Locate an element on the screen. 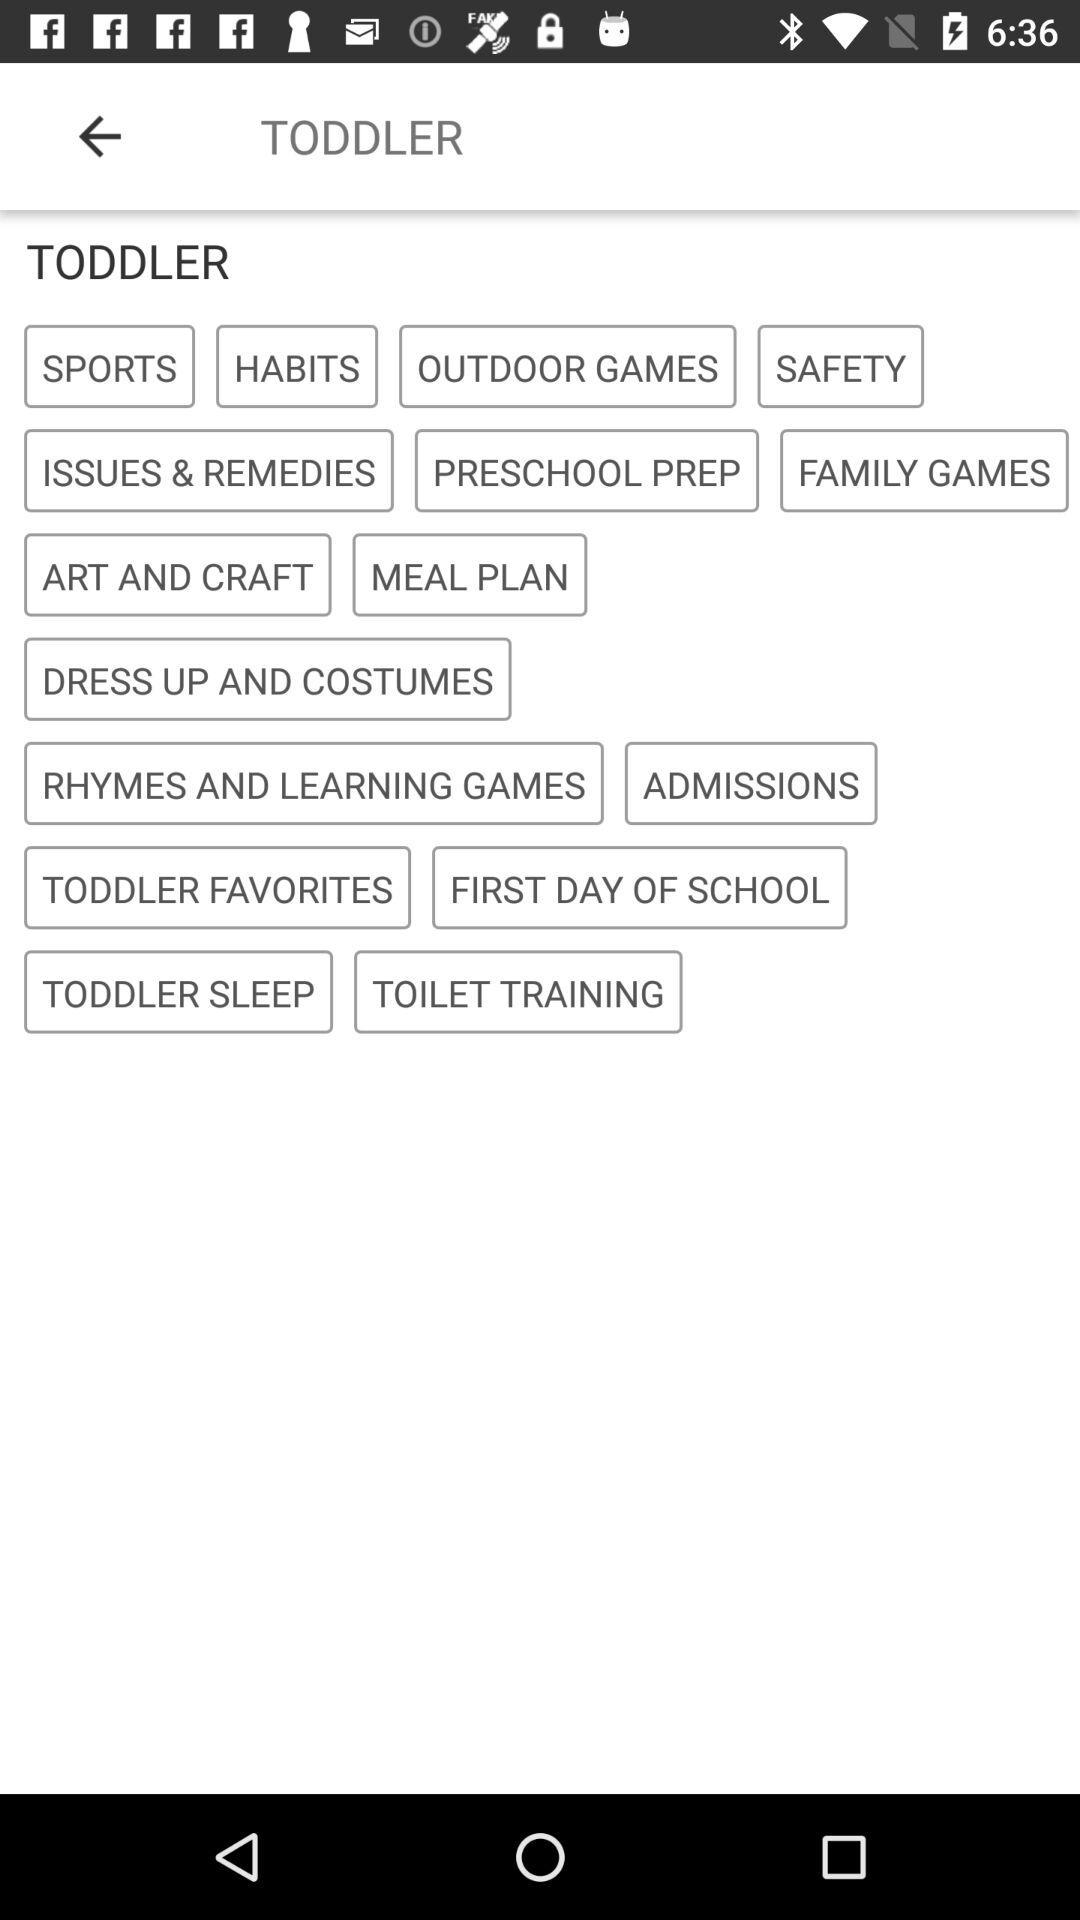 The height and width of the screenshot is (1920, 1080). the icon above the toddler icon is located at coordinates (99, 135).